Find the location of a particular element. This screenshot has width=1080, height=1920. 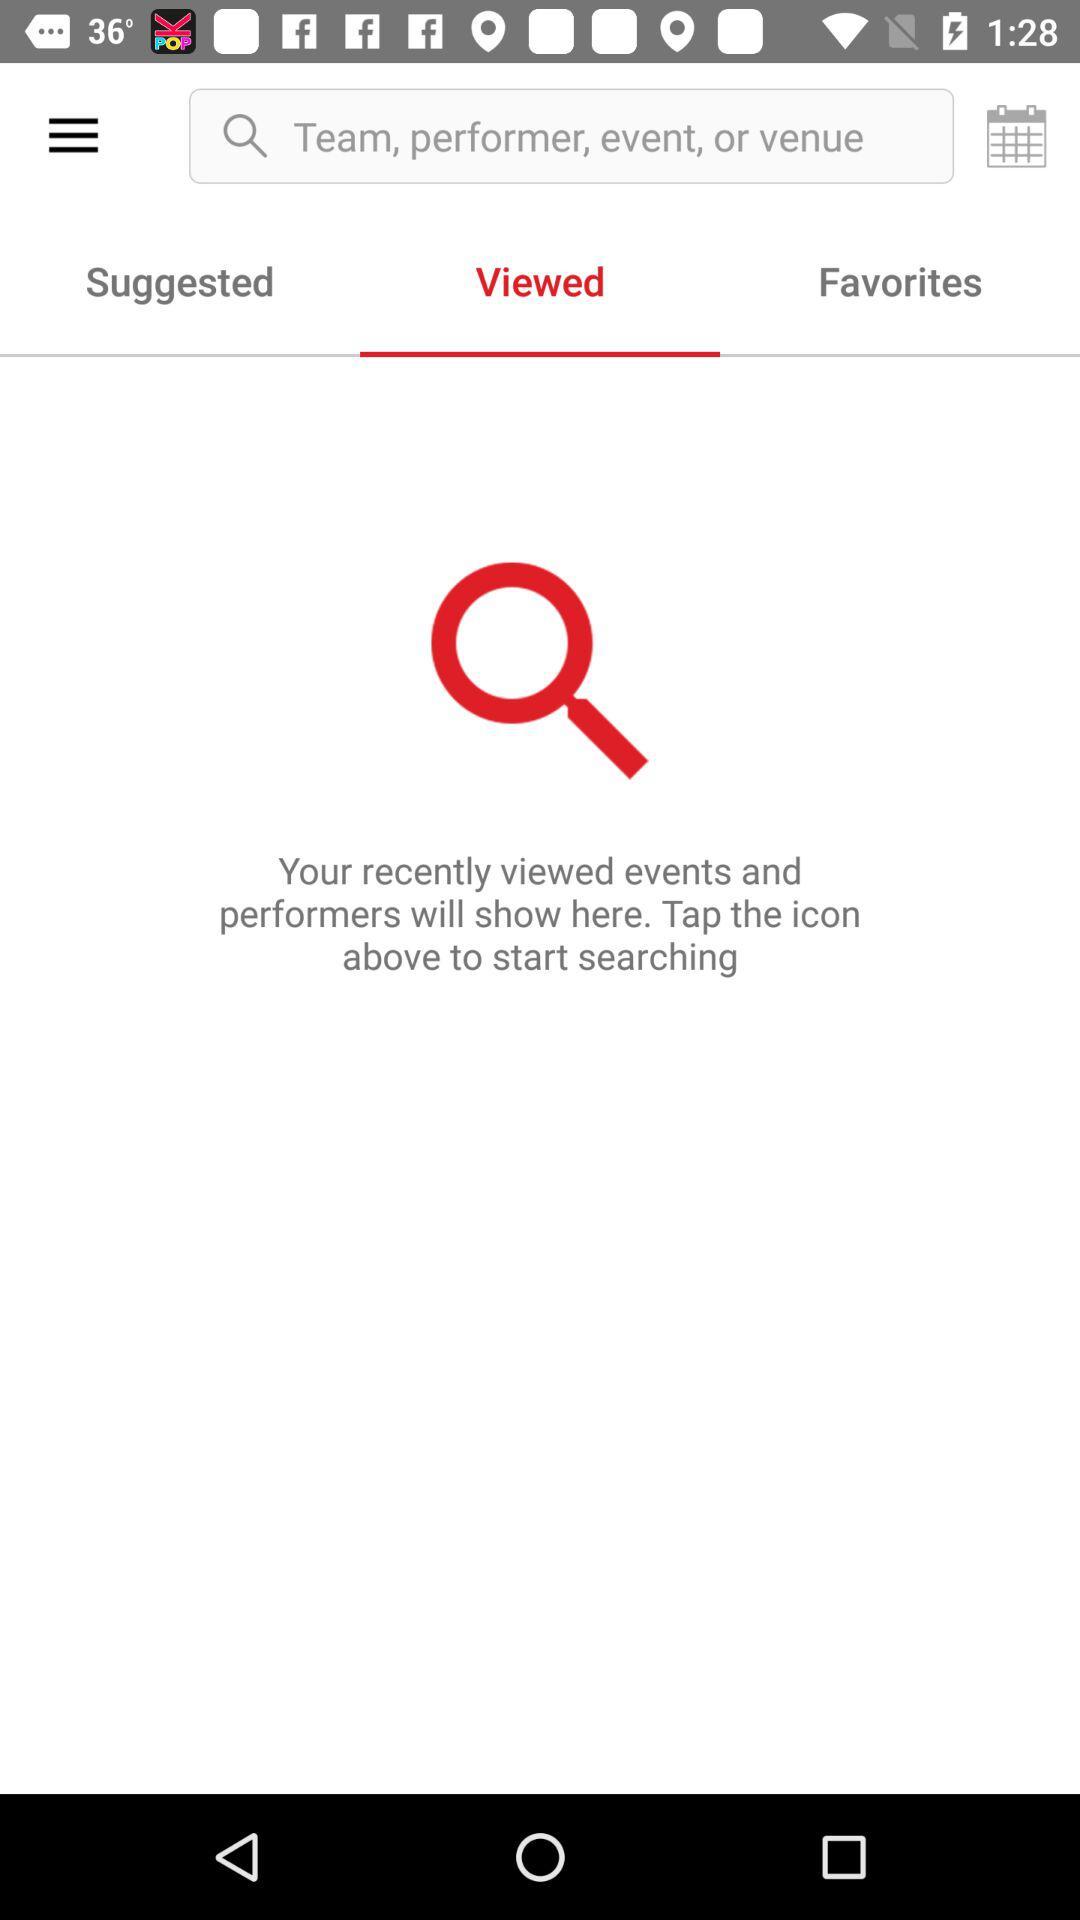

item to the right of the viewed icon is located at coordinates (898, 279).